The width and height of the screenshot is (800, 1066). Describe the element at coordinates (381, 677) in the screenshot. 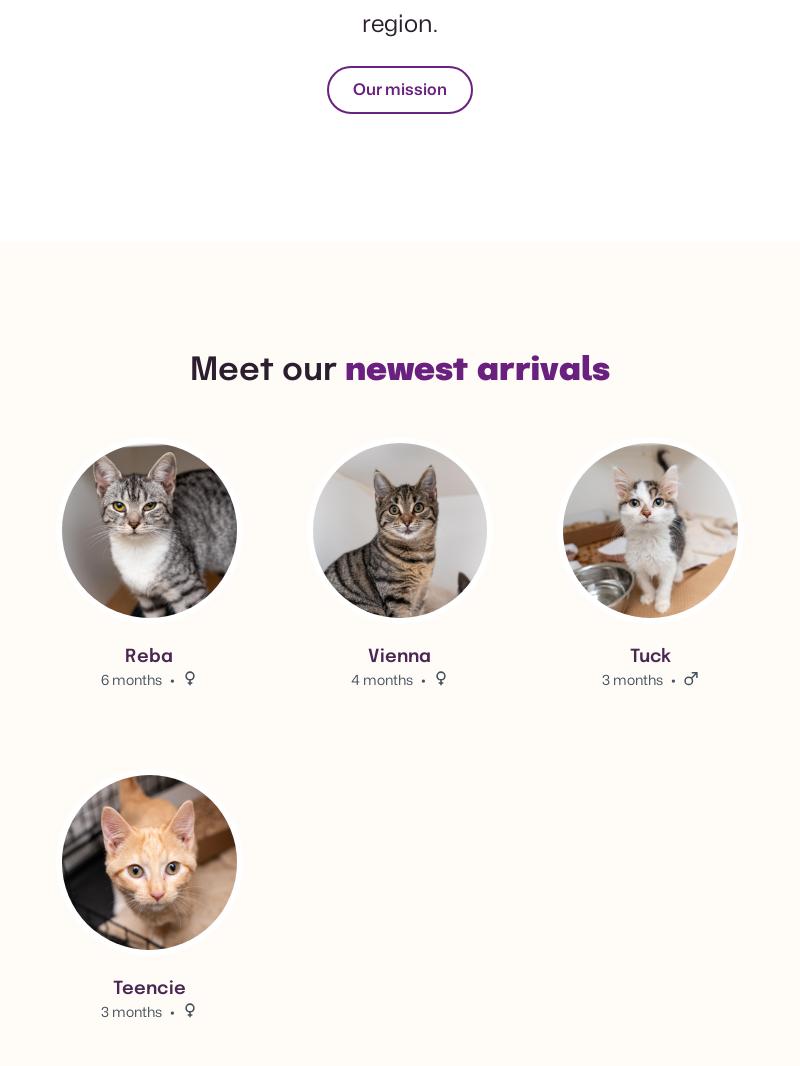

I see `'4
        months'` at that location.